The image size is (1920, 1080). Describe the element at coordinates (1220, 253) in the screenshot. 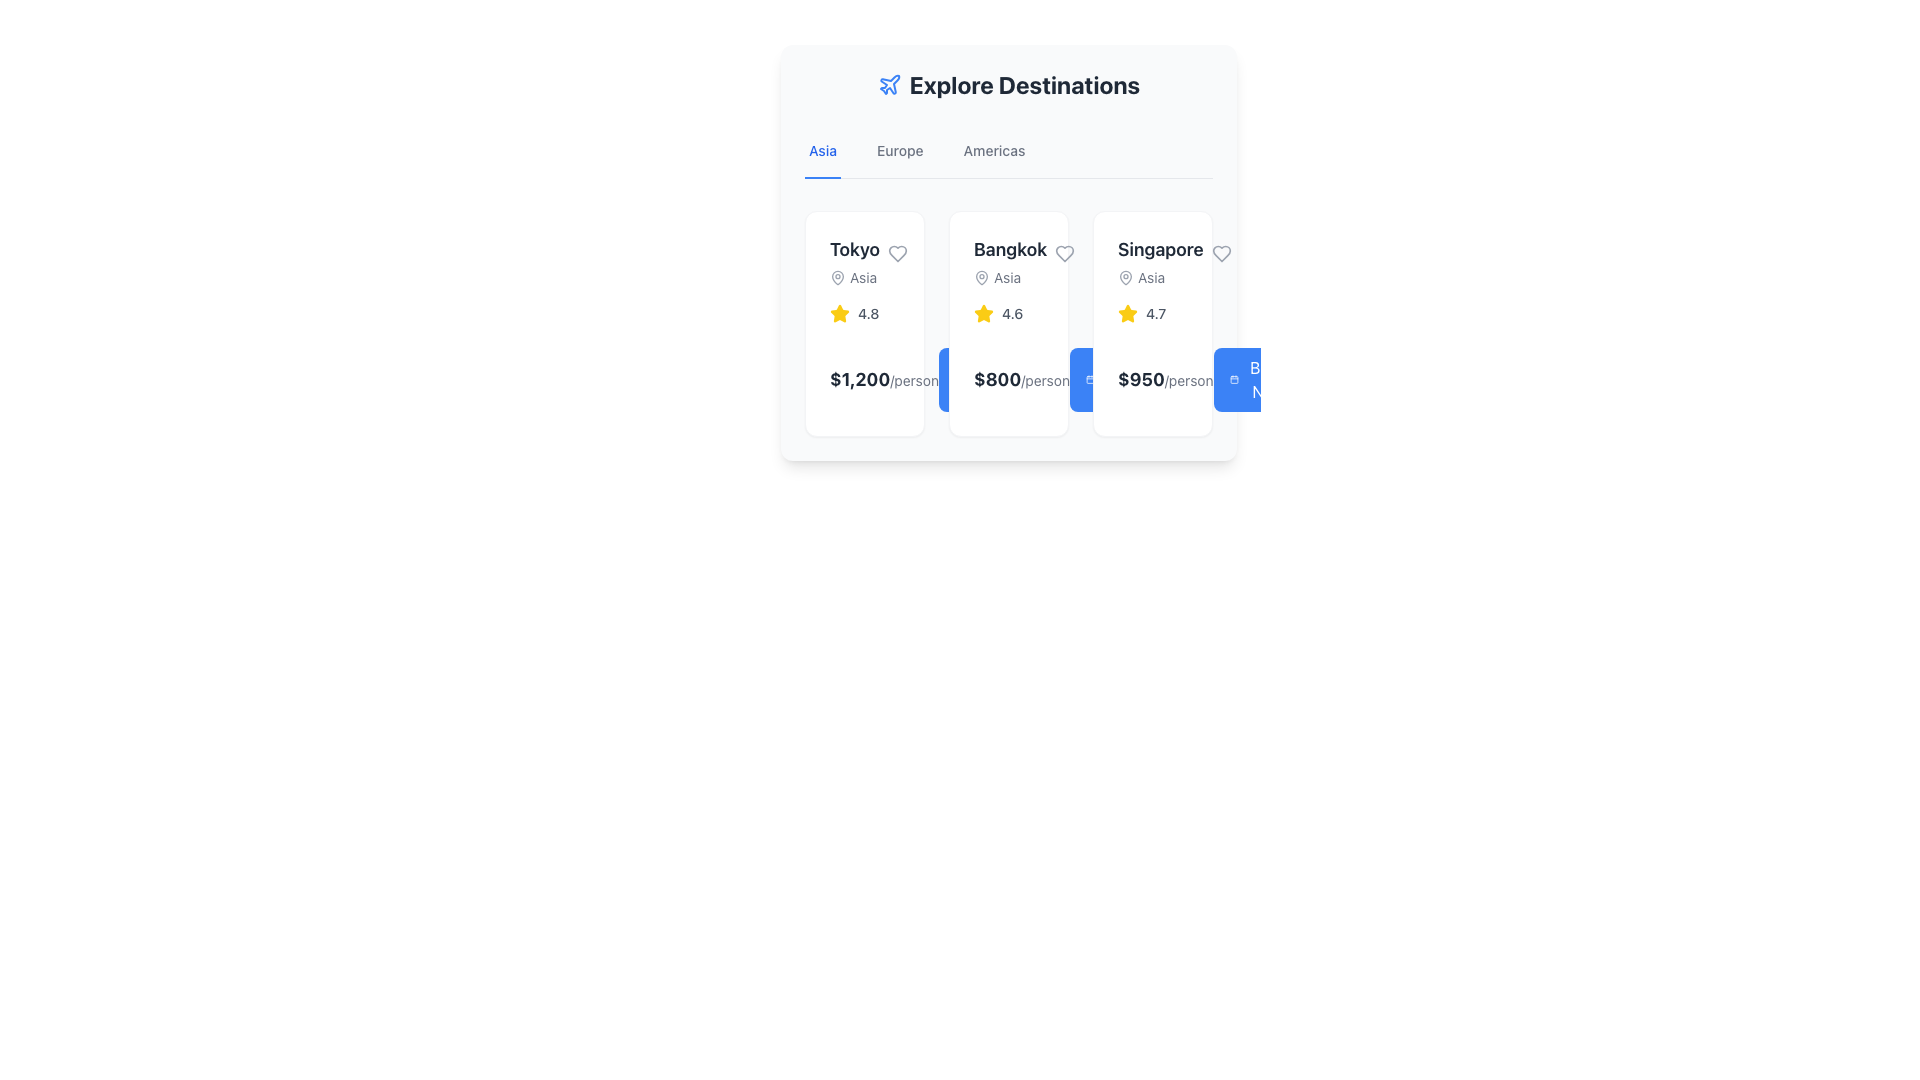

I see `the favorite icon button located in the upper-right corner of the 'Singapore' card to mark it as a preferred destination` at that location.